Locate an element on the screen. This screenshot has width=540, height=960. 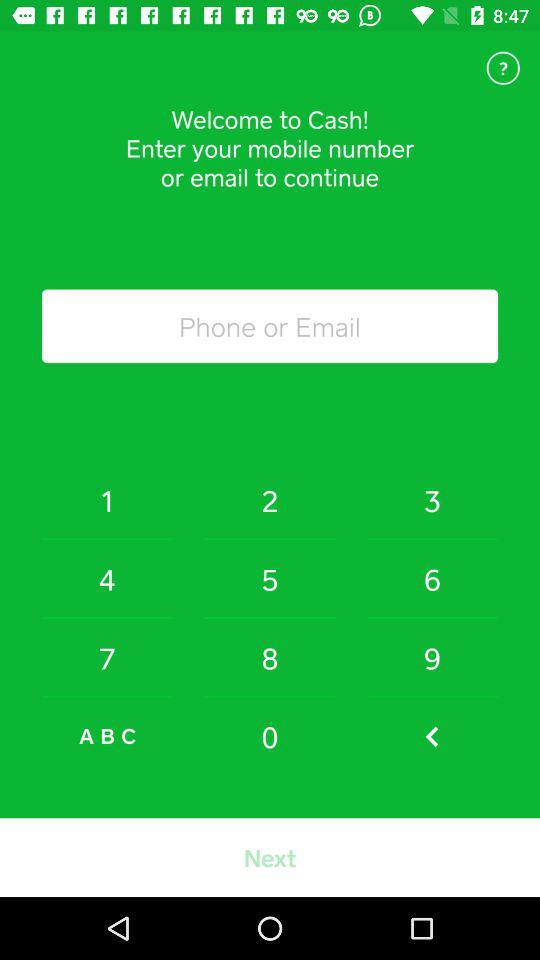
the help icon is located at coordinates (502, 68).